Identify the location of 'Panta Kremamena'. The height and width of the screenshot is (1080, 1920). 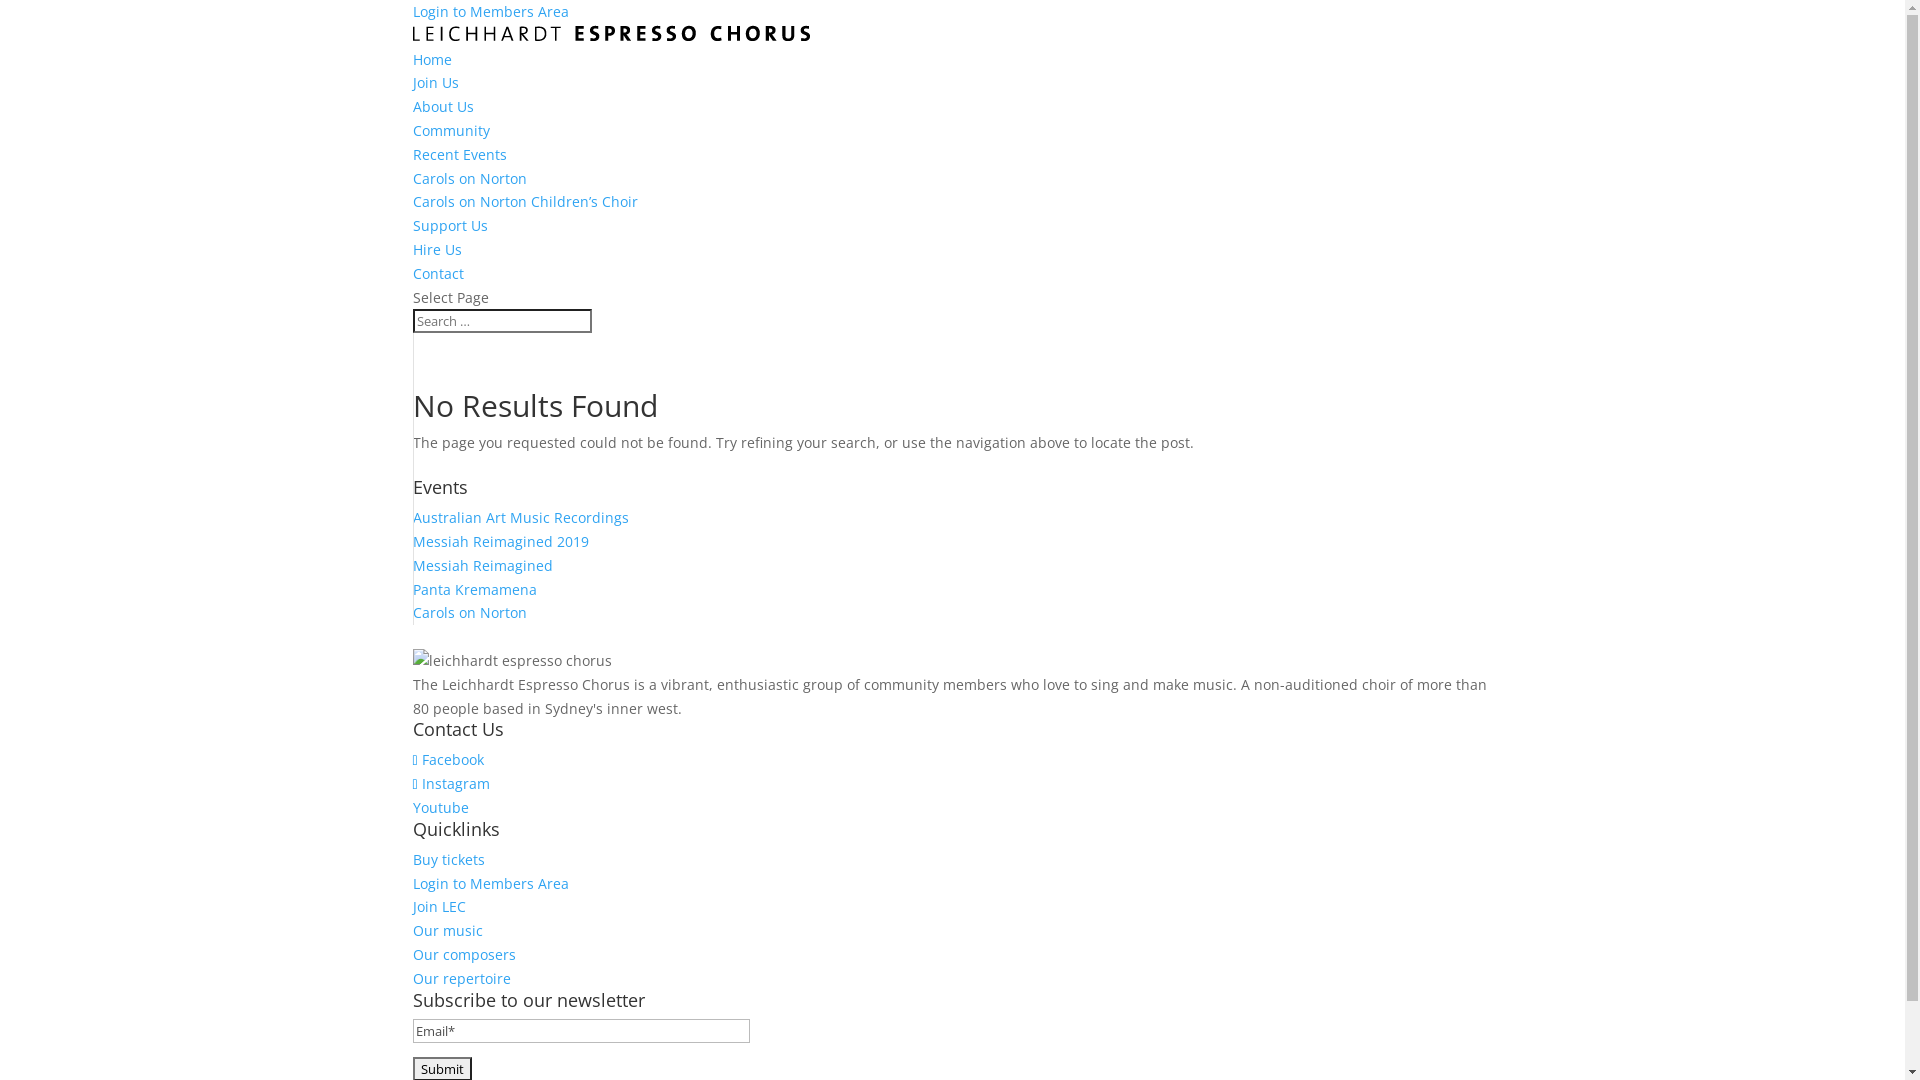
(473, 588).